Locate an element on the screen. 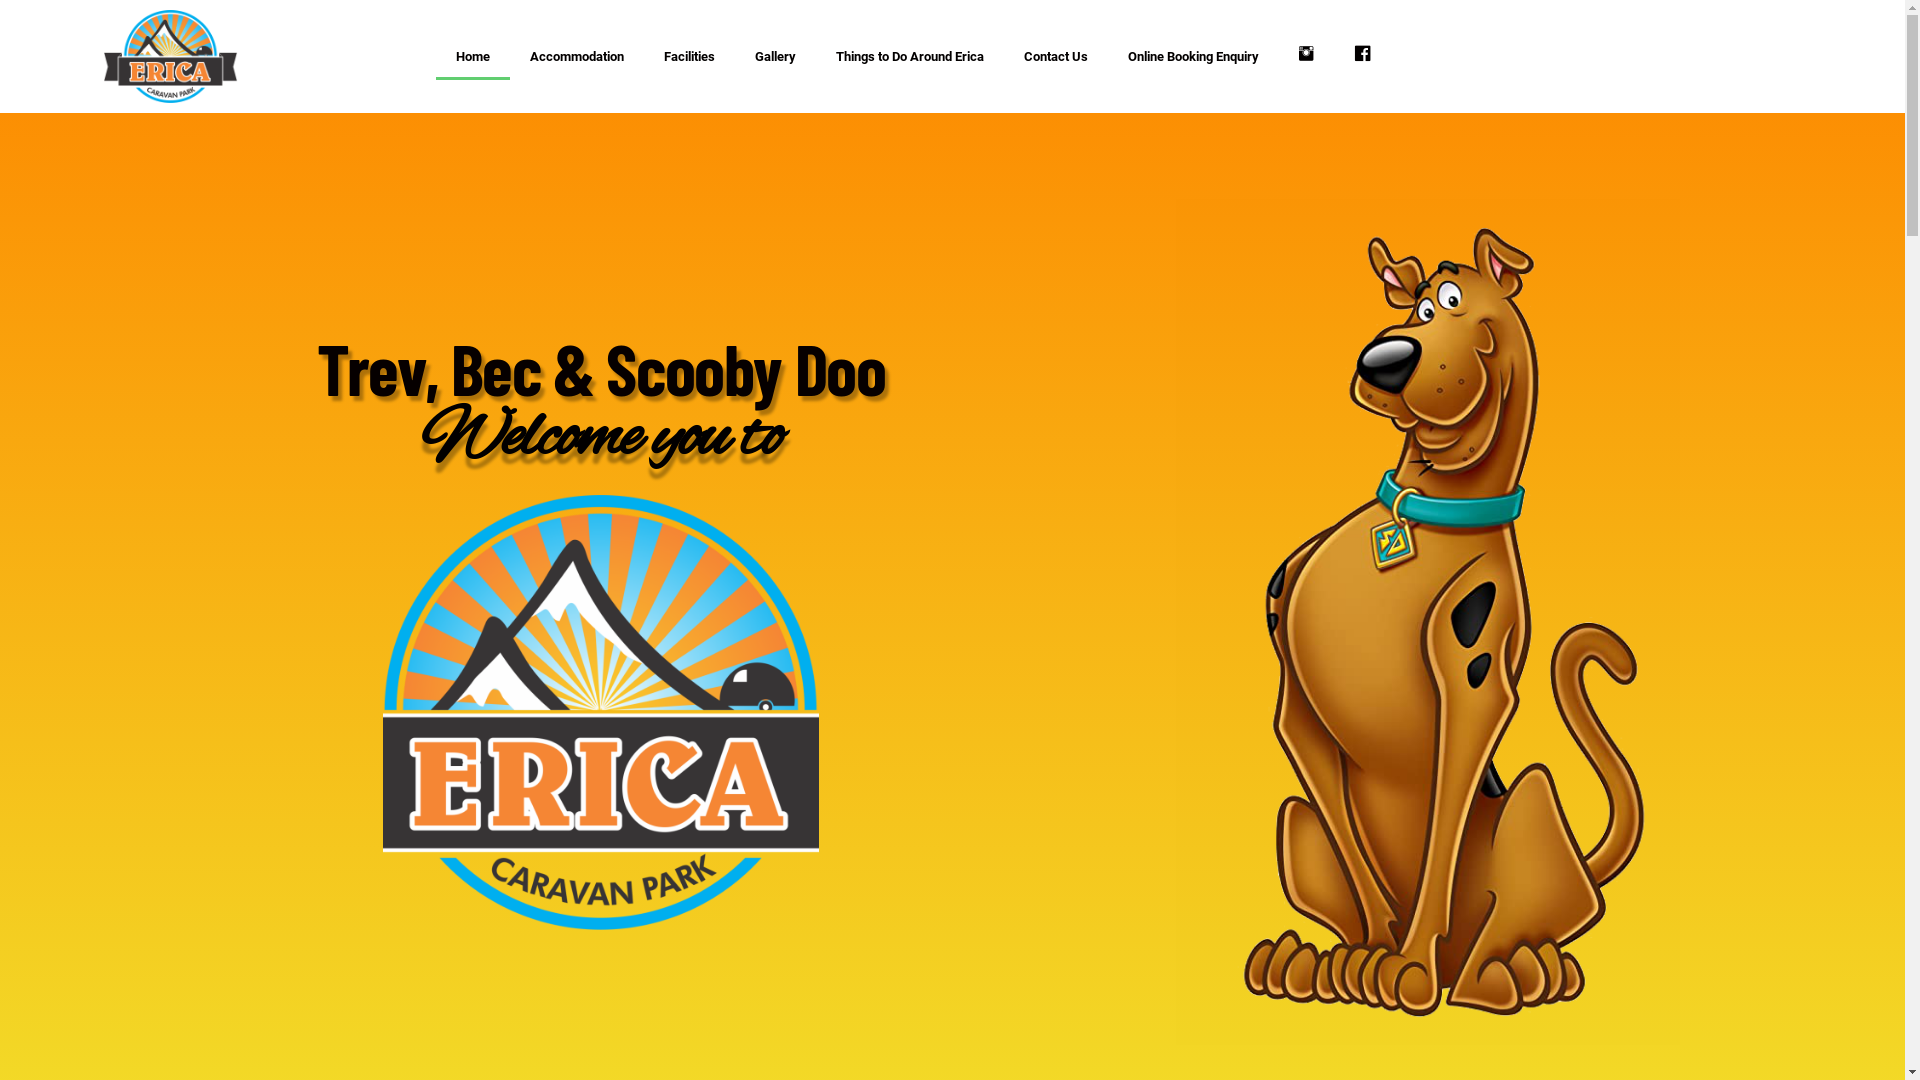  'Online Booking Enquiry' is located at coordinates (1193, 56).